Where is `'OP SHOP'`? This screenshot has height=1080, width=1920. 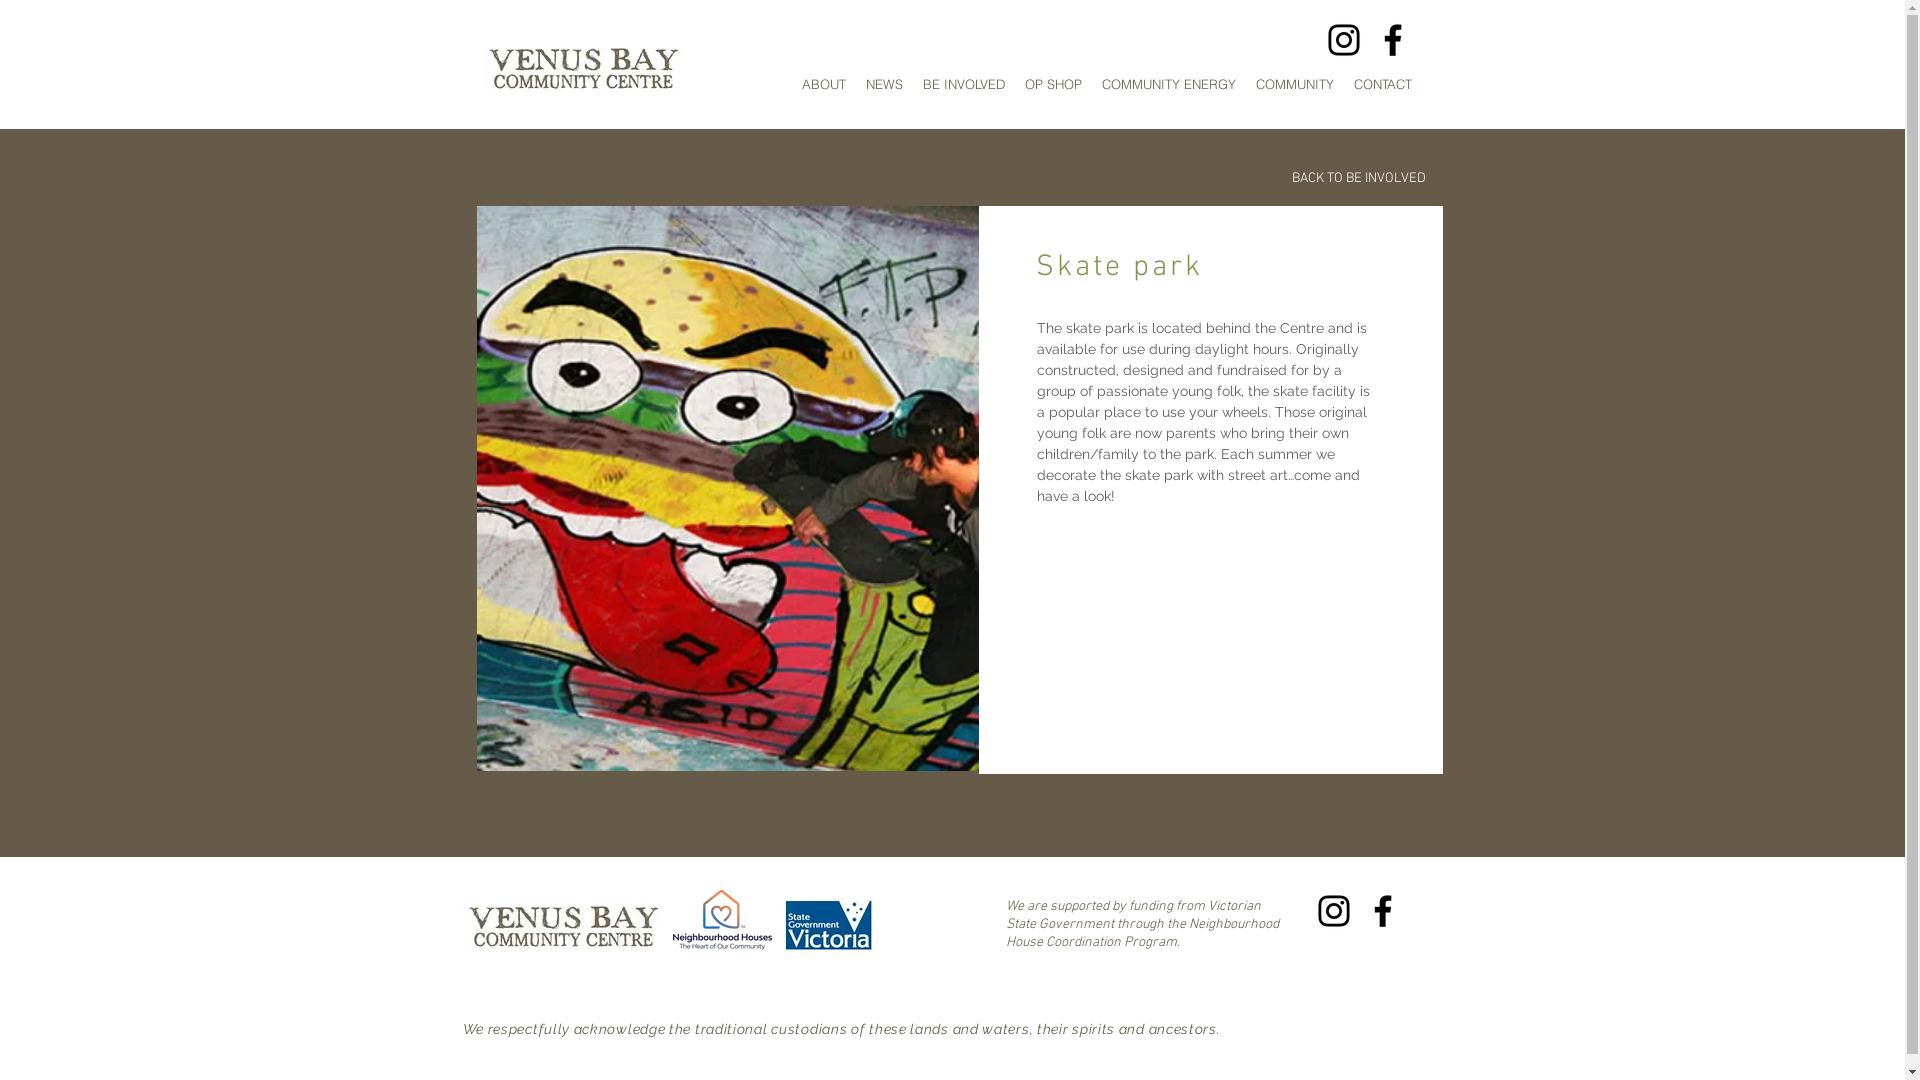
'OP SHOP' is located at coordinates (1051, 83).